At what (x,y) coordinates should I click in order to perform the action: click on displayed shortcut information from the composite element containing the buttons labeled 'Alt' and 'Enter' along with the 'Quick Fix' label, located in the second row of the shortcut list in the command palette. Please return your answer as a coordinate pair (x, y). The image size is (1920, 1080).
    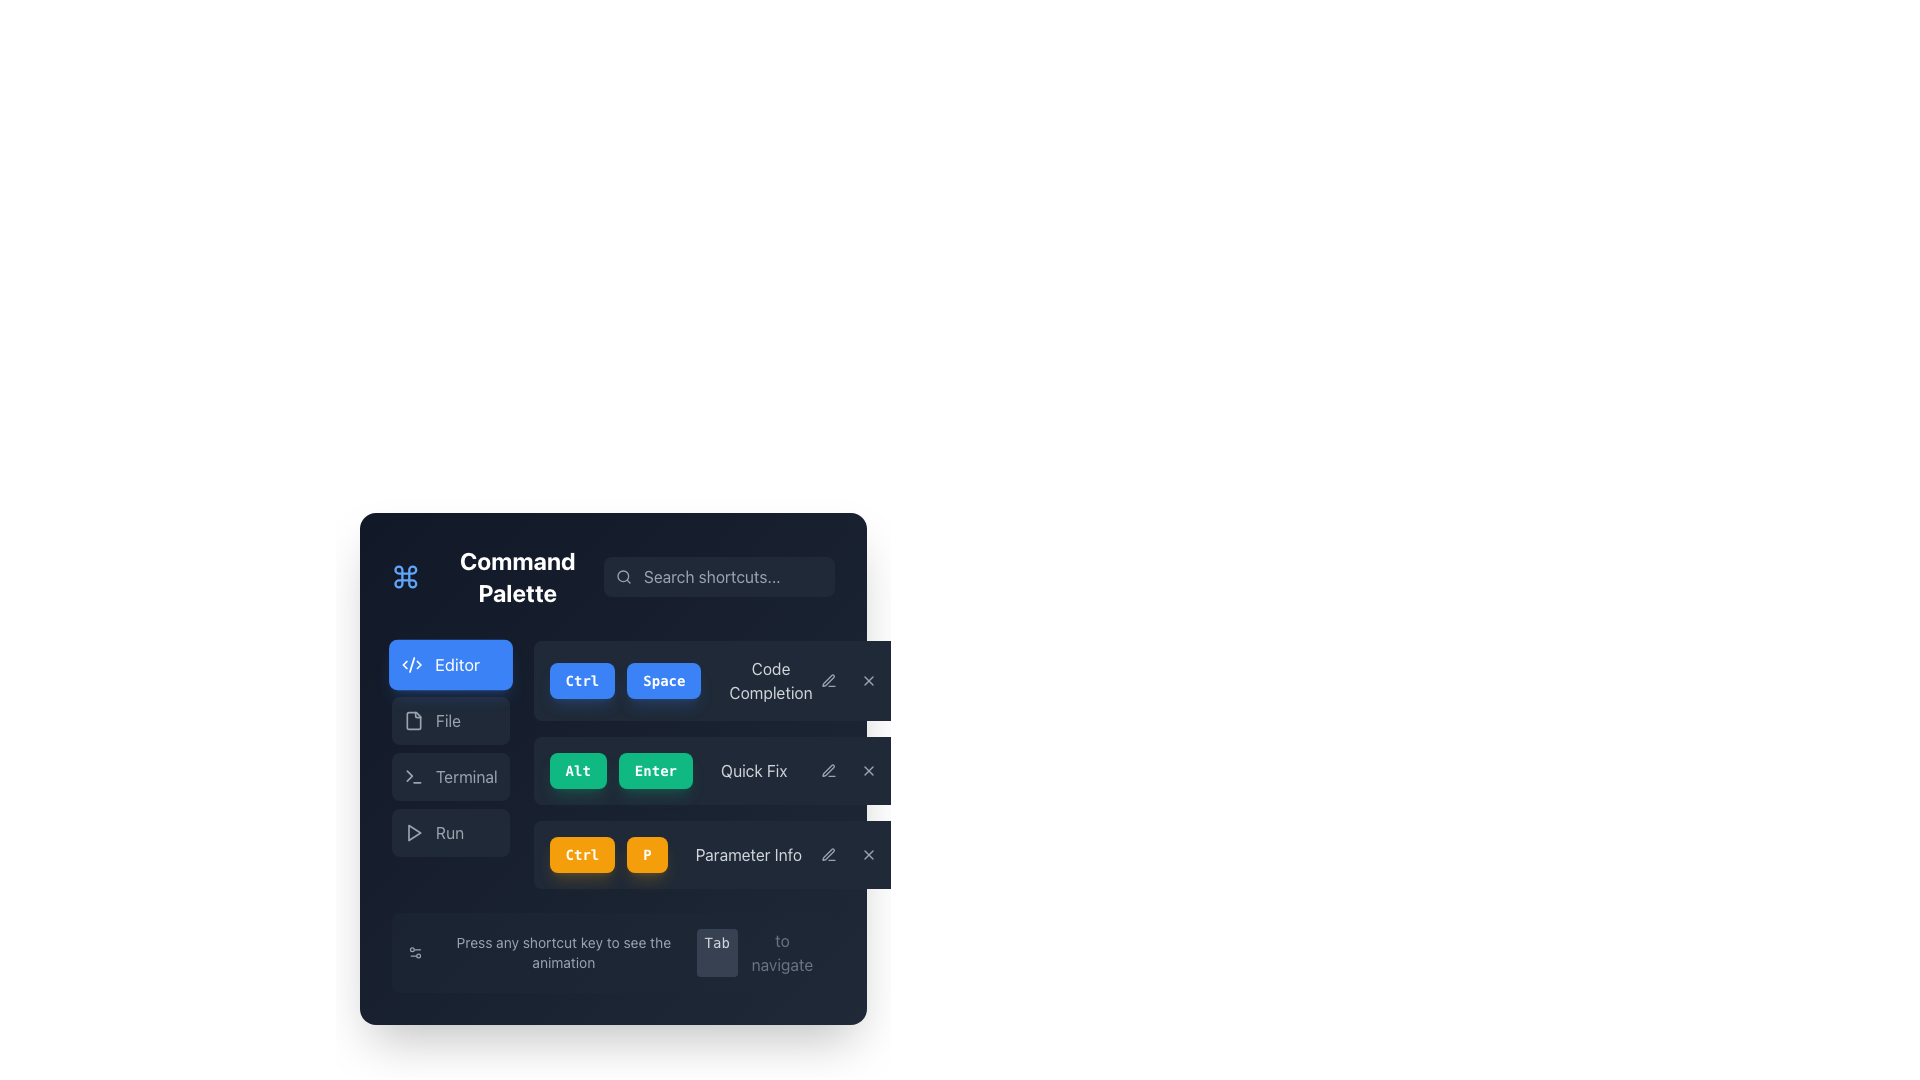
    Looking at the image, I should click on (668, 770).